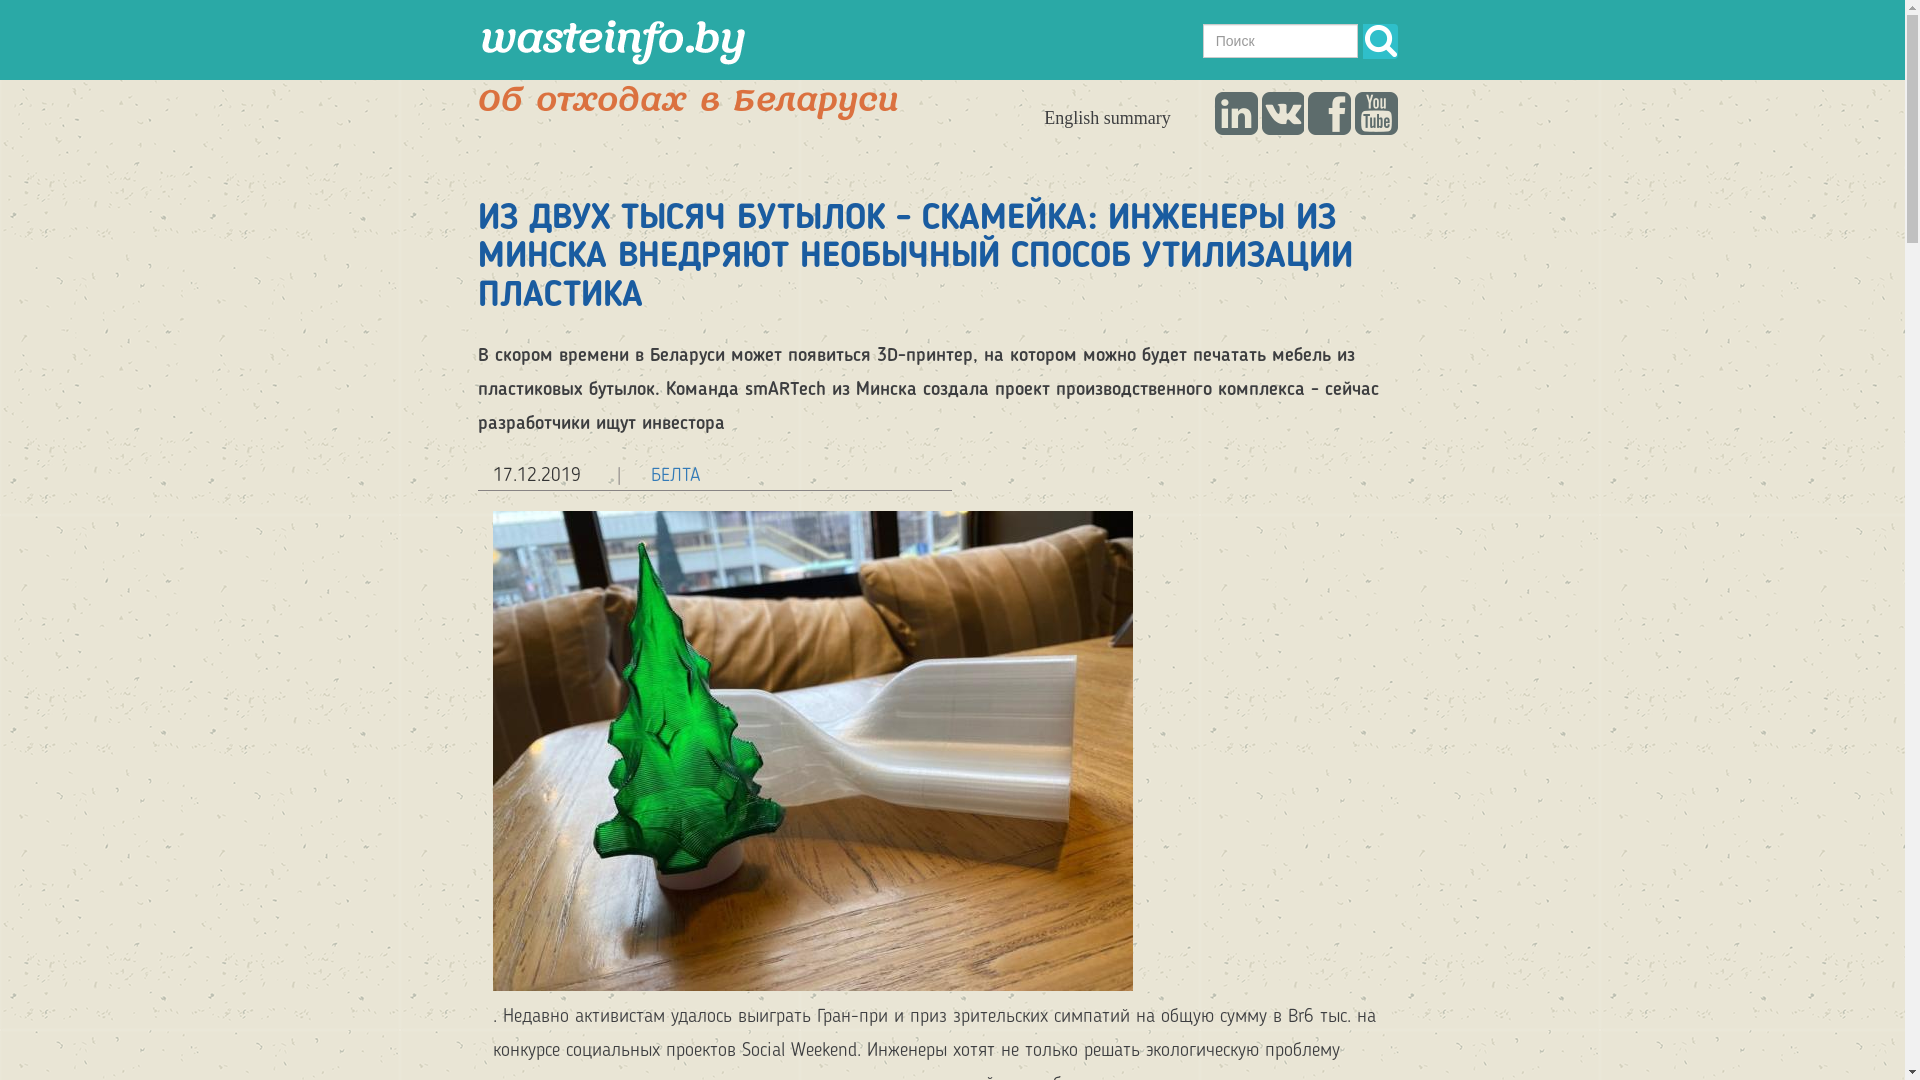  I want to click on 'English summary', so click(1042, 118).